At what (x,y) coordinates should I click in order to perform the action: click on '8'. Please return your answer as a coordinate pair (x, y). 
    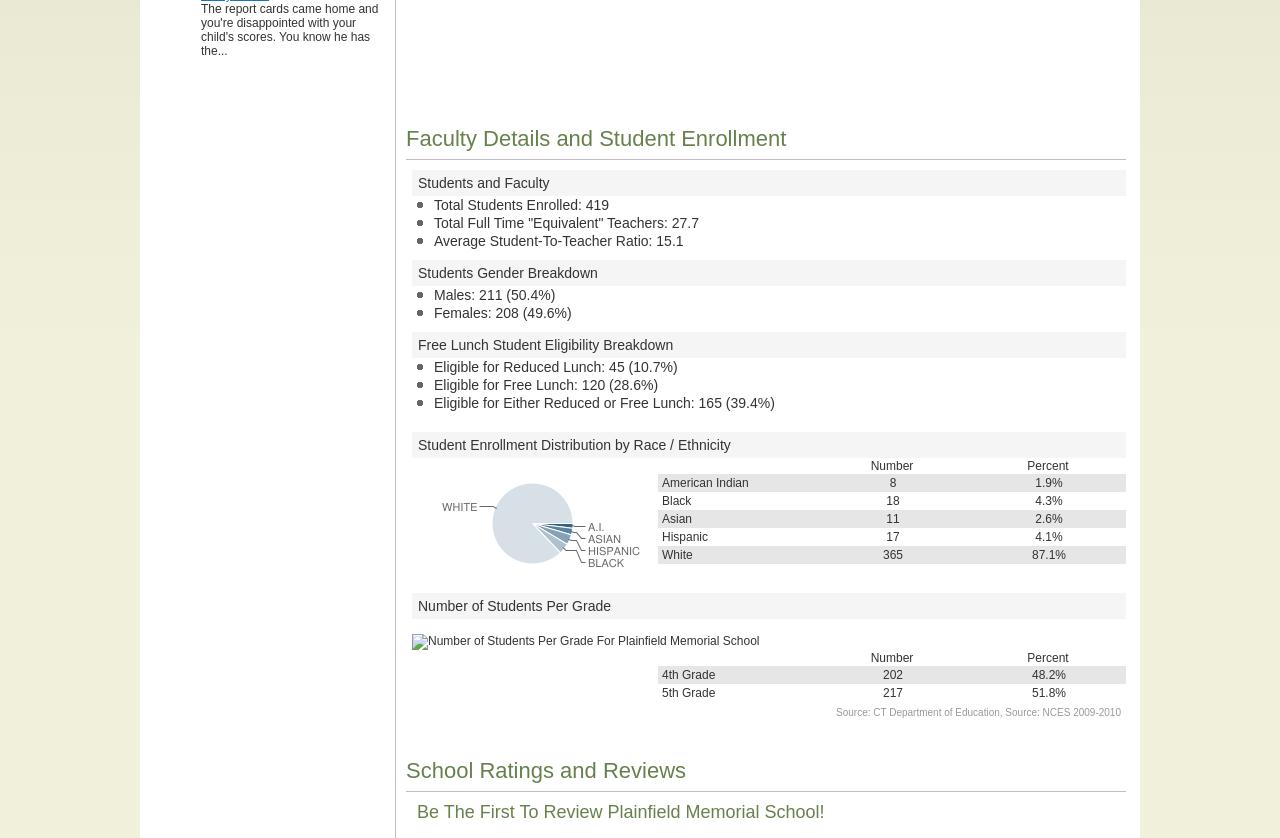
    Looking at the image, I should click on (891, 483).